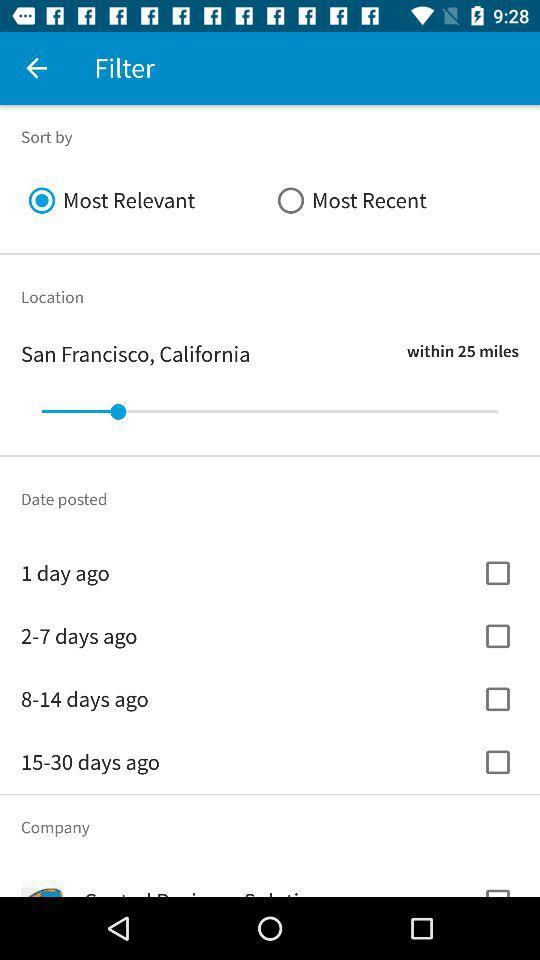  What do you see at coordinates (394, 200) in the screenshot?
I see `the item to the right of the most relevant icon` at bounding box center [394, 200].